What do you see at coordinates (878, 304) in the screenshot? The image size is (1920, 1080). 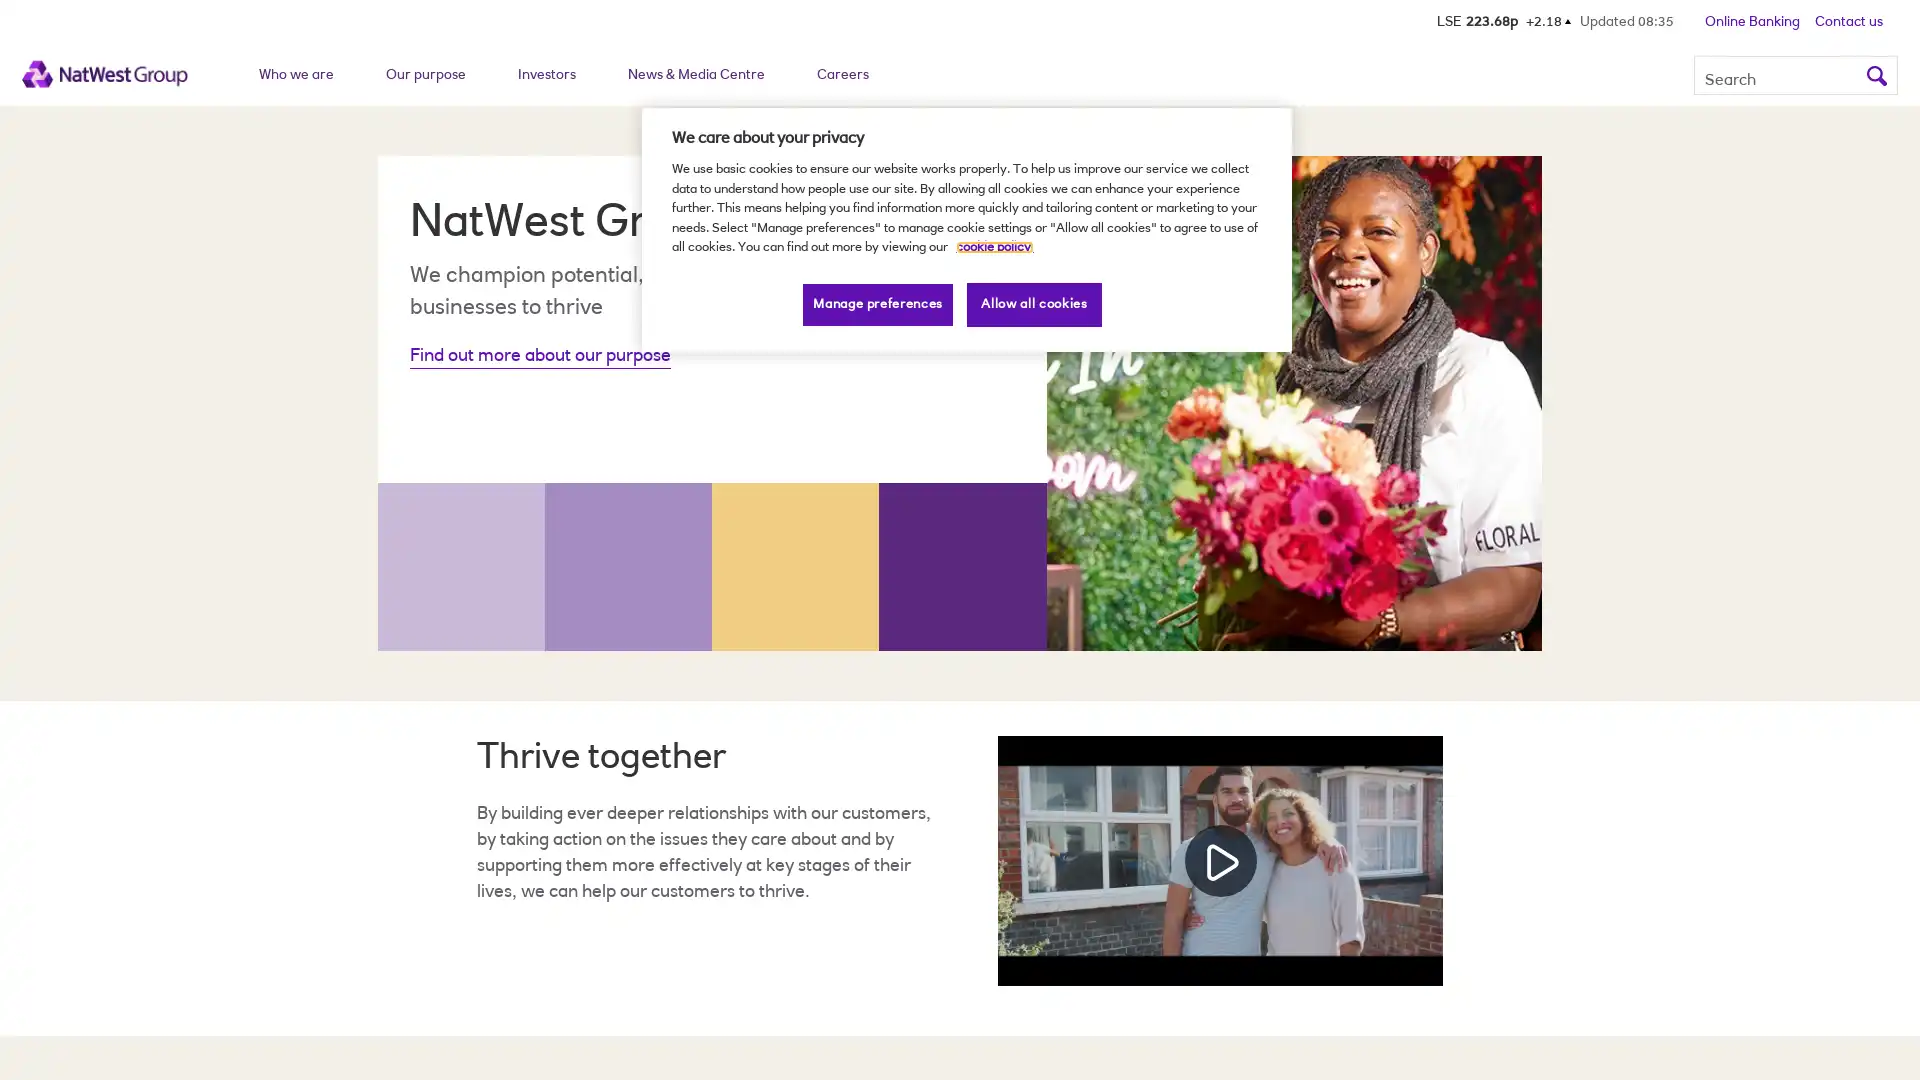 I see `Manage preferences` at bounding box center [878, 304].